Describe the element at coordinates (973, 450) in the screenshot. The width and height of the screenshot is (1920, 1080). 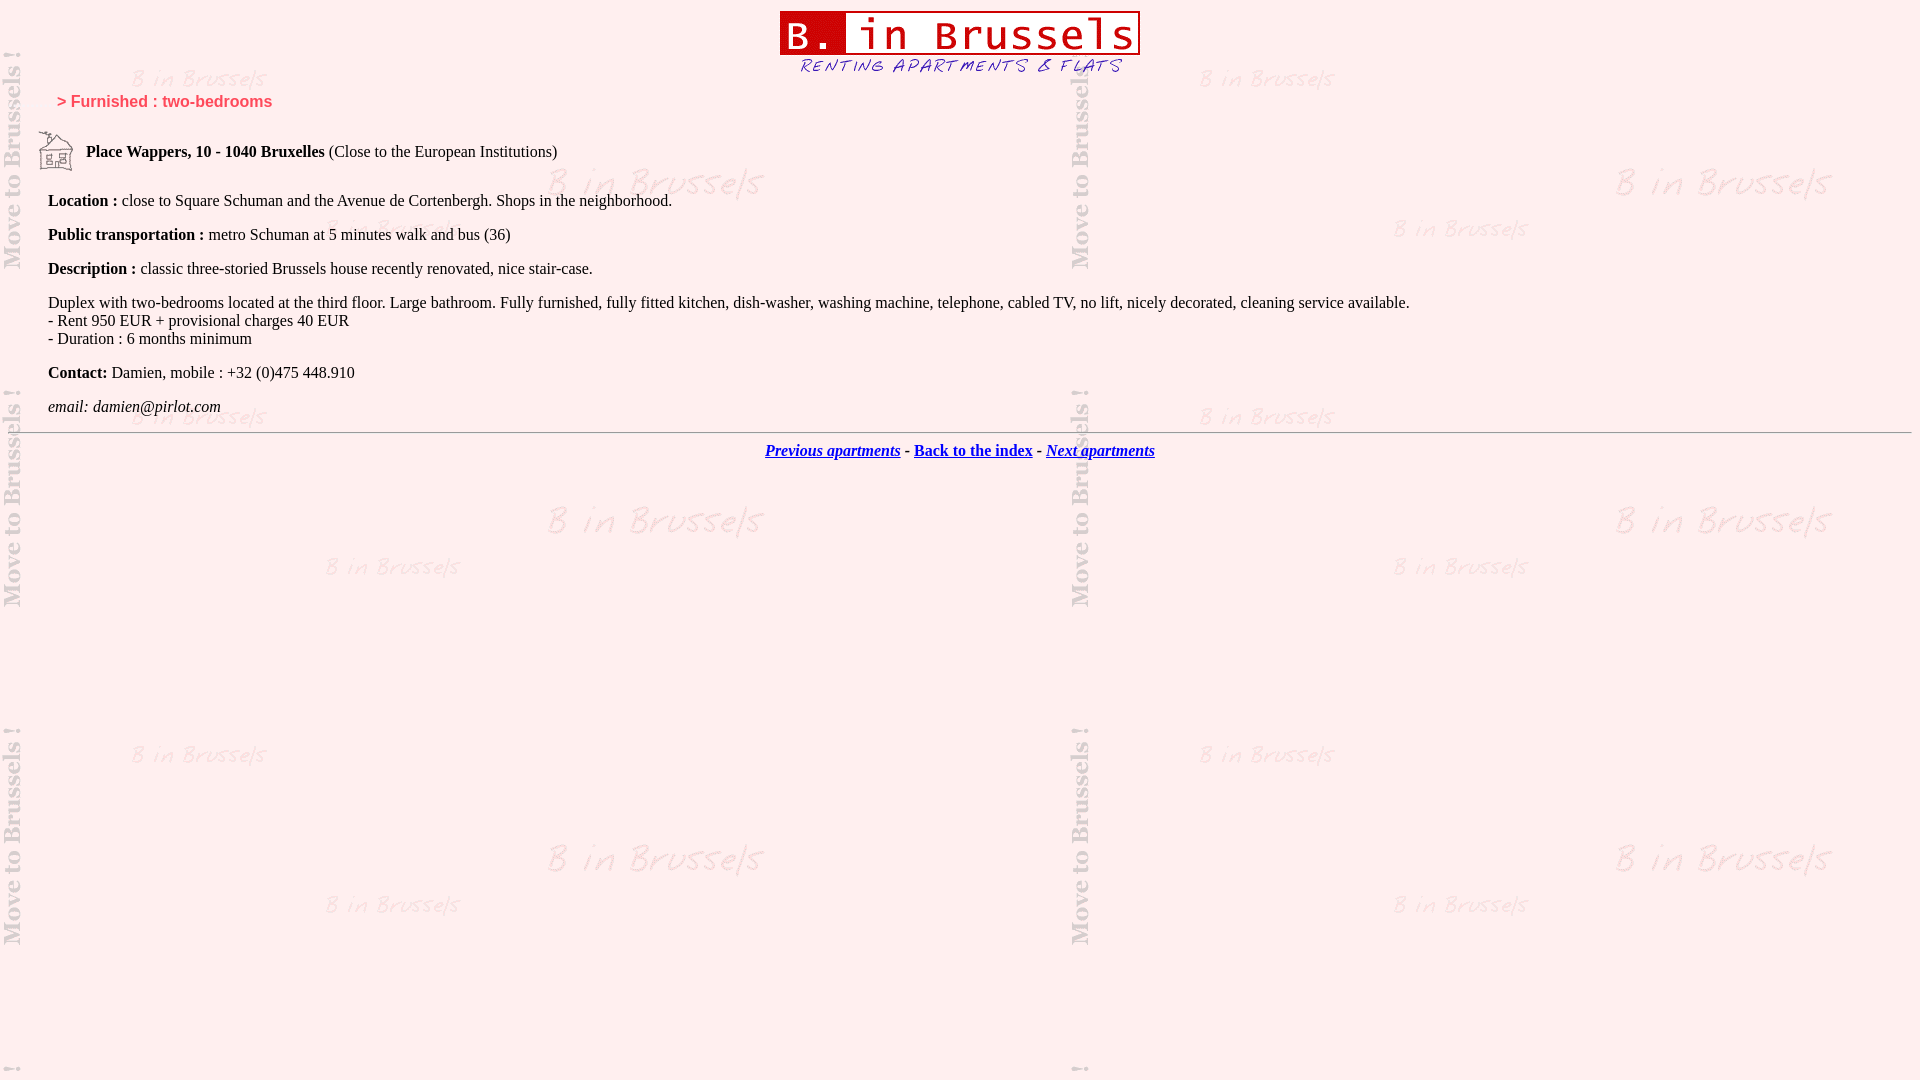
I see `'Back to the index'` at that location.